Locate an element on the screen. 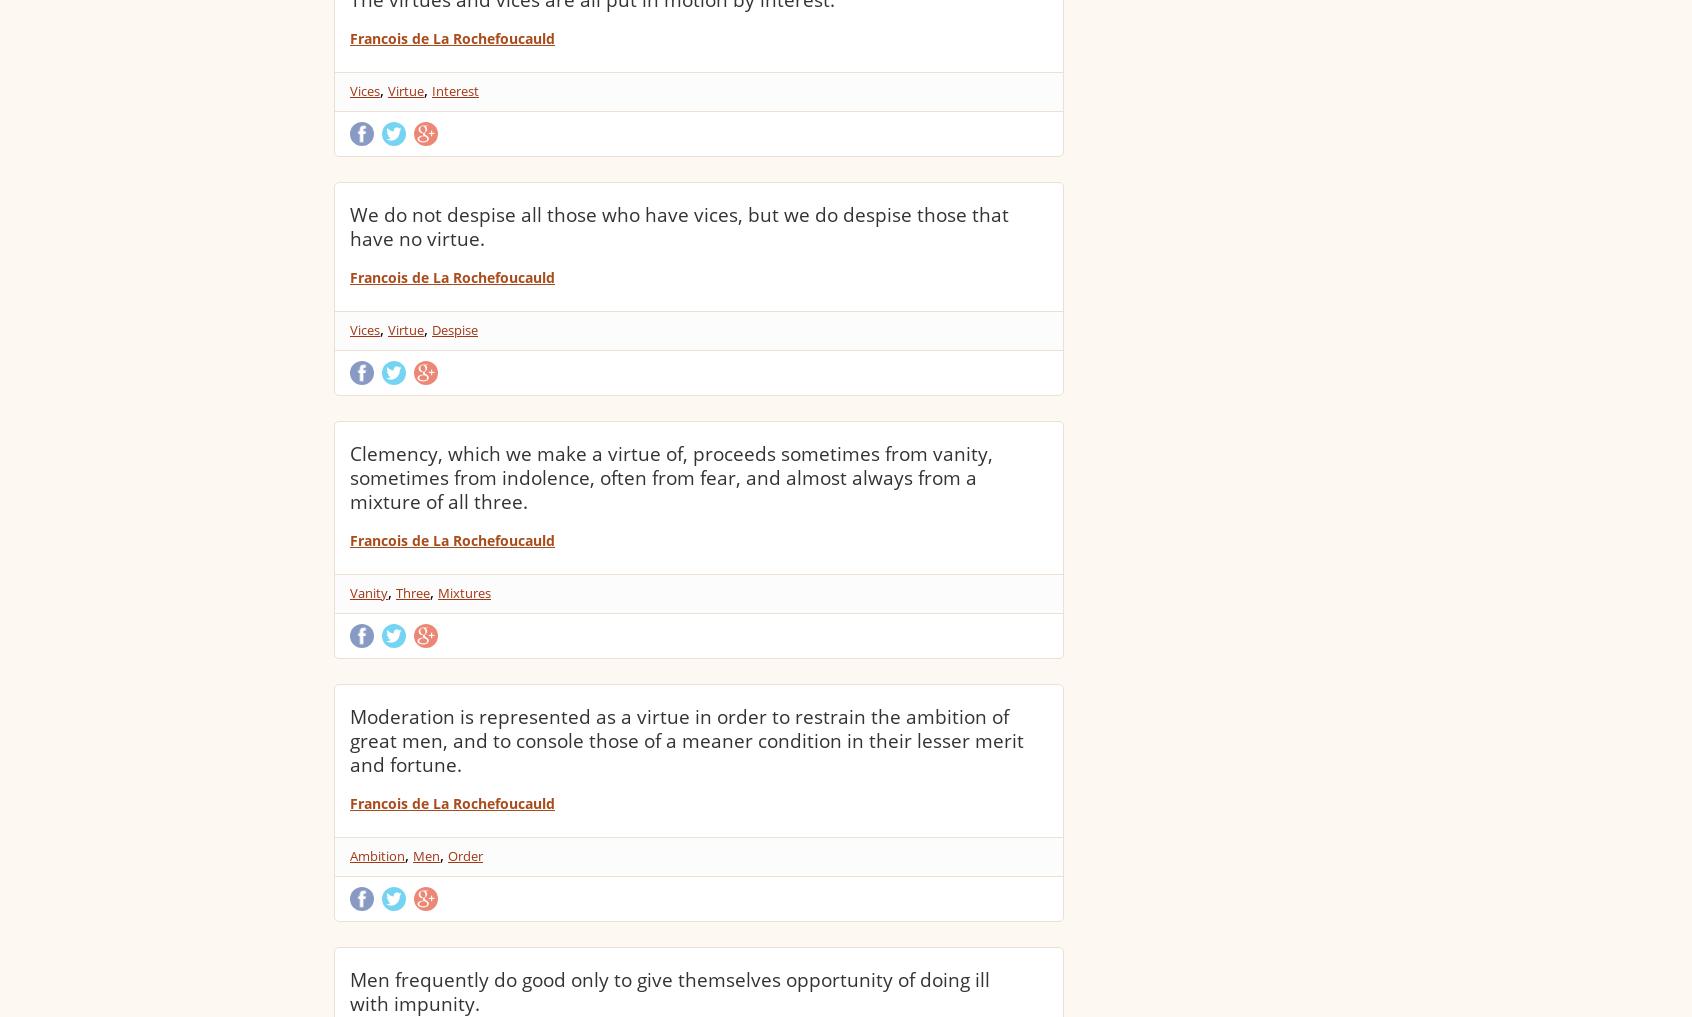  'Order' is located at coordinates (464, 856).